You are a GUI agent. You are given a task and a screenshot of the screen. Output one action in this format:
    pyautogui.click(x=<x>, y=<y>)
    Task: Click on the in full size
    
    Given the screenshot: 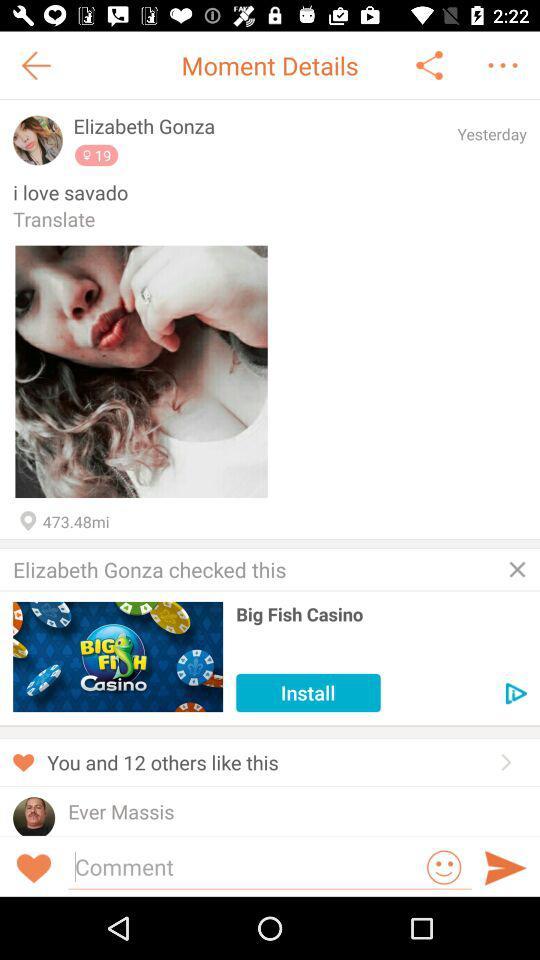 What is the action you would take?
    pyautogui.click(x=140, y=370)
    